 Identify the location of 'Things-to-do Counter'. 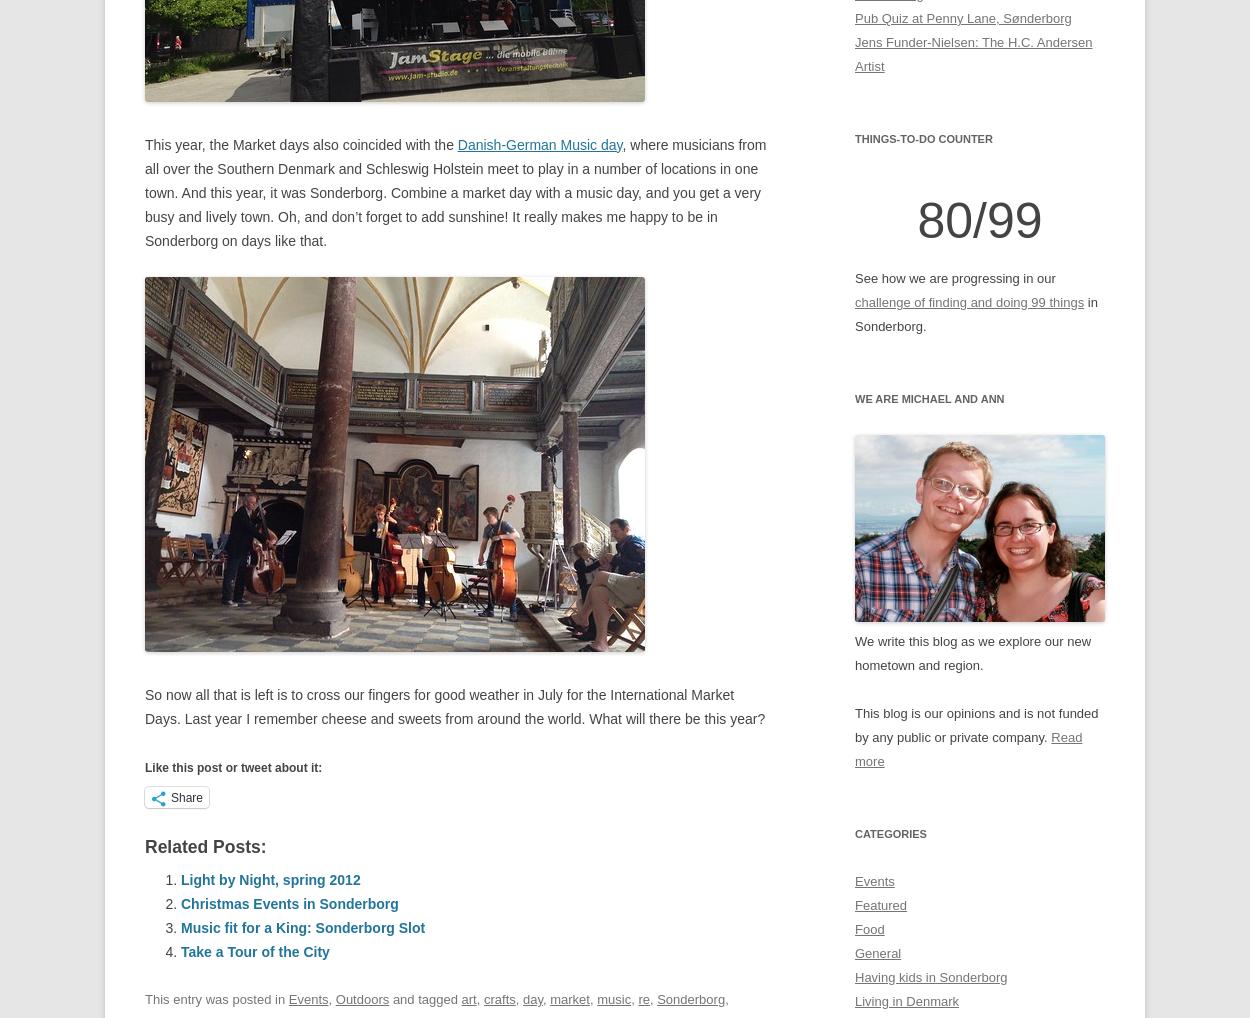
(923, 137).